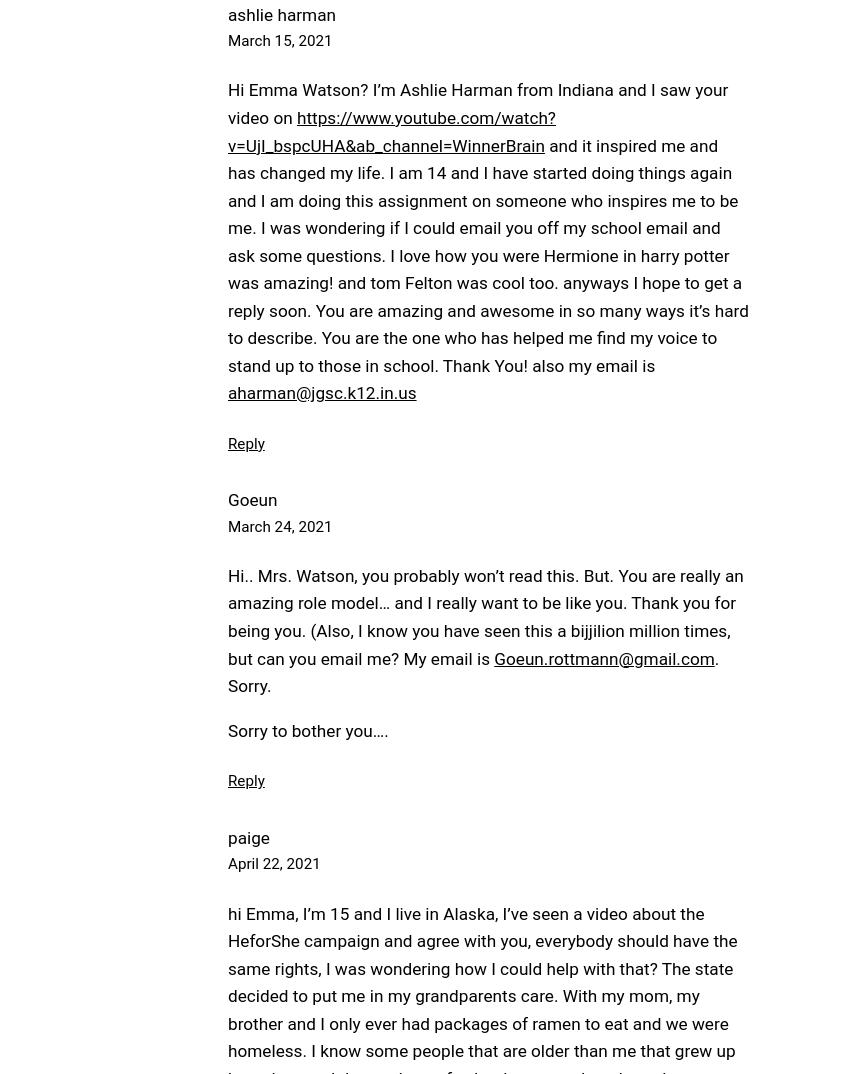 Image resolution: width=850 pixels, height=1074 pixels. What do you see at coordinates (278, 40) in the screenshot?
I see `'March 15, 2021'` at bounding box center [278, 40].